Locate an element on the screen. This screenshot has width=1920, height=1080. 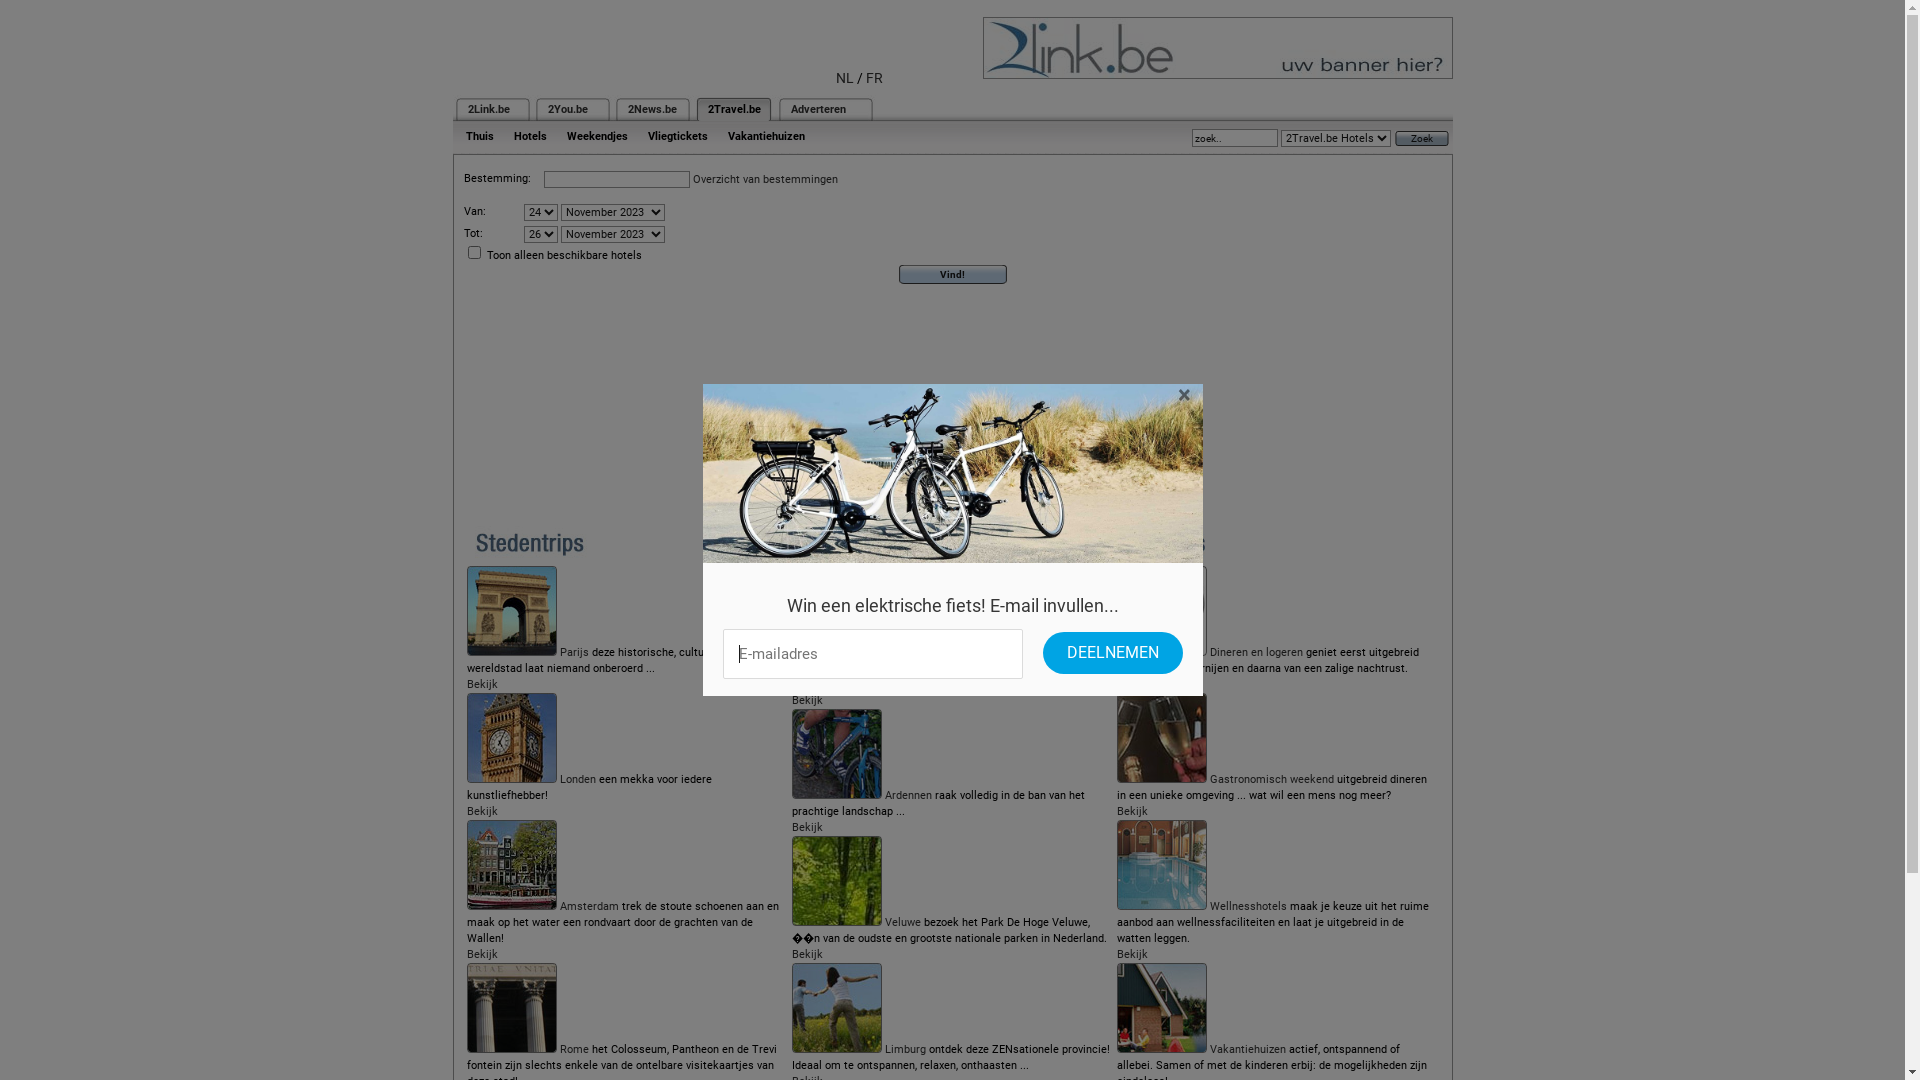
'Vind!' is located at coordinates (952, 274).